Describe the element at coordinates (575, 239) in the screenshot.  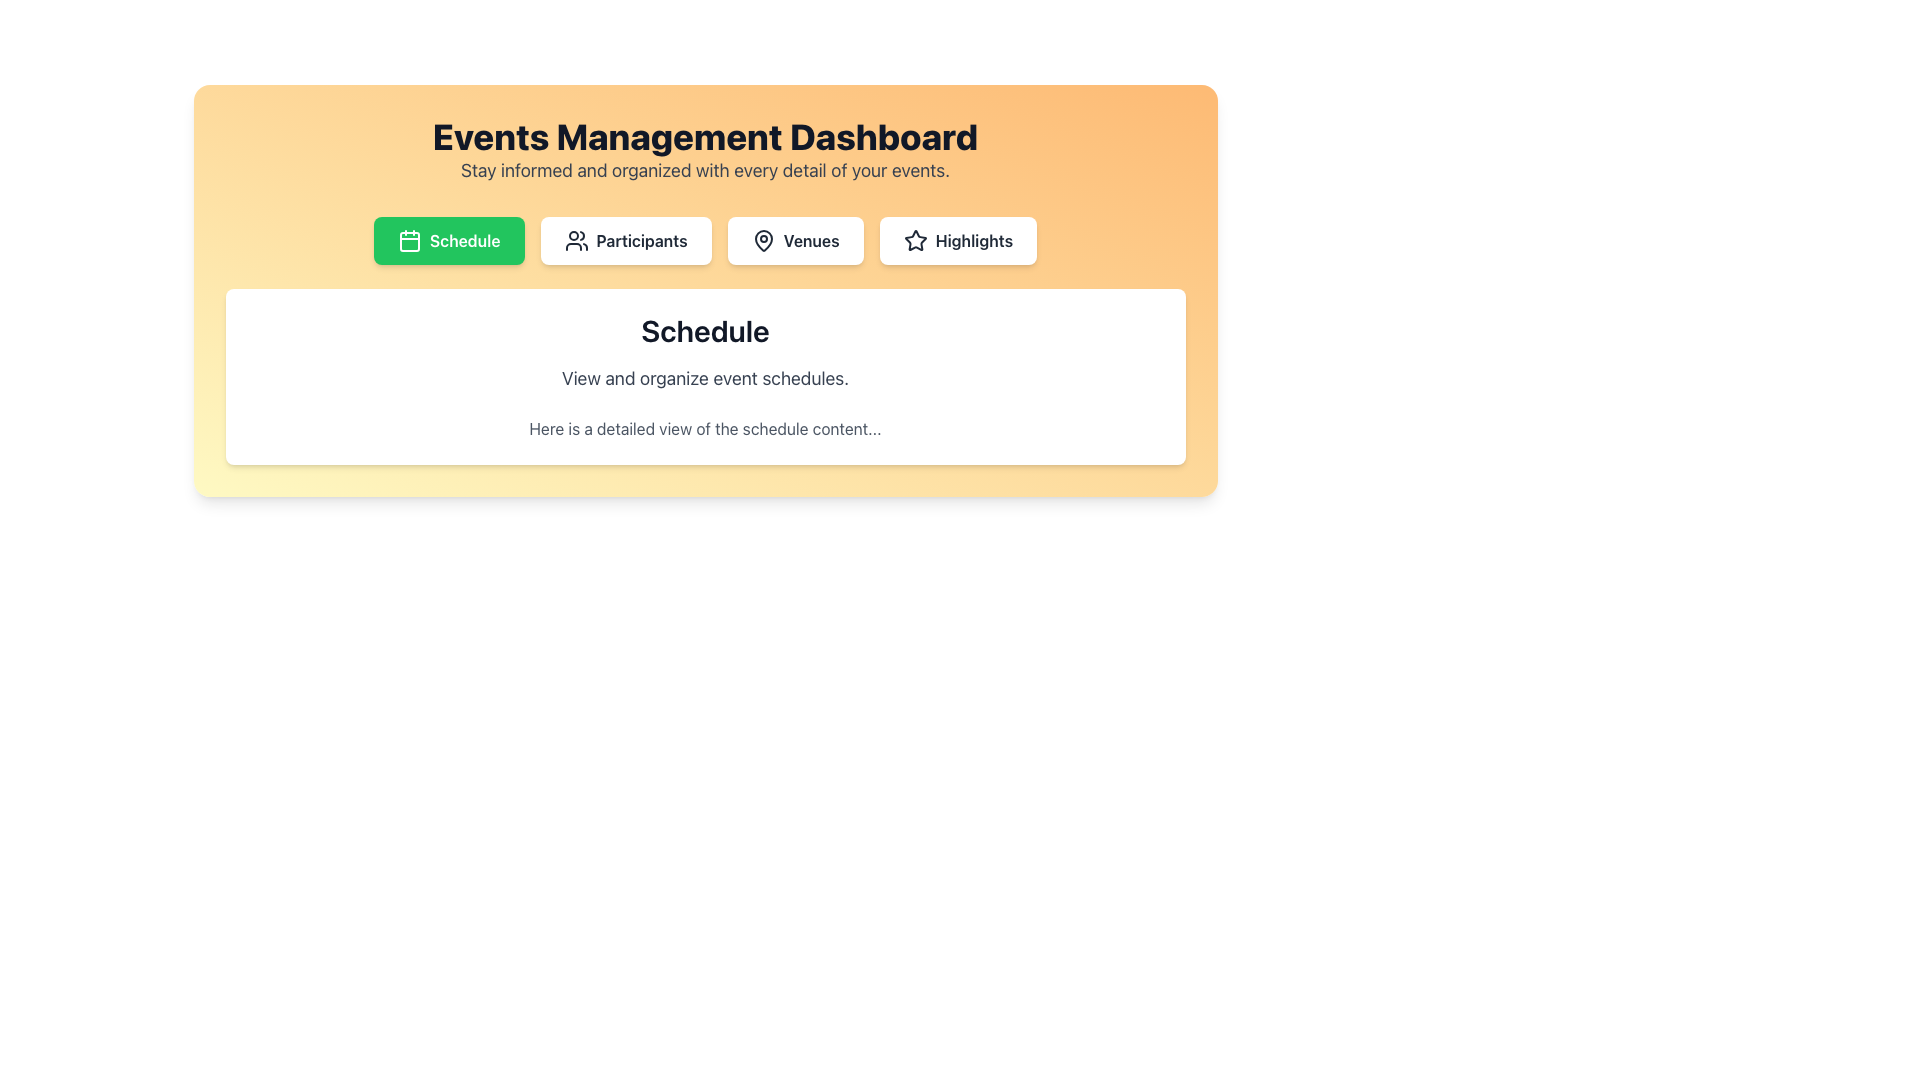
I see `the 'Participants' button icon located` at that location.